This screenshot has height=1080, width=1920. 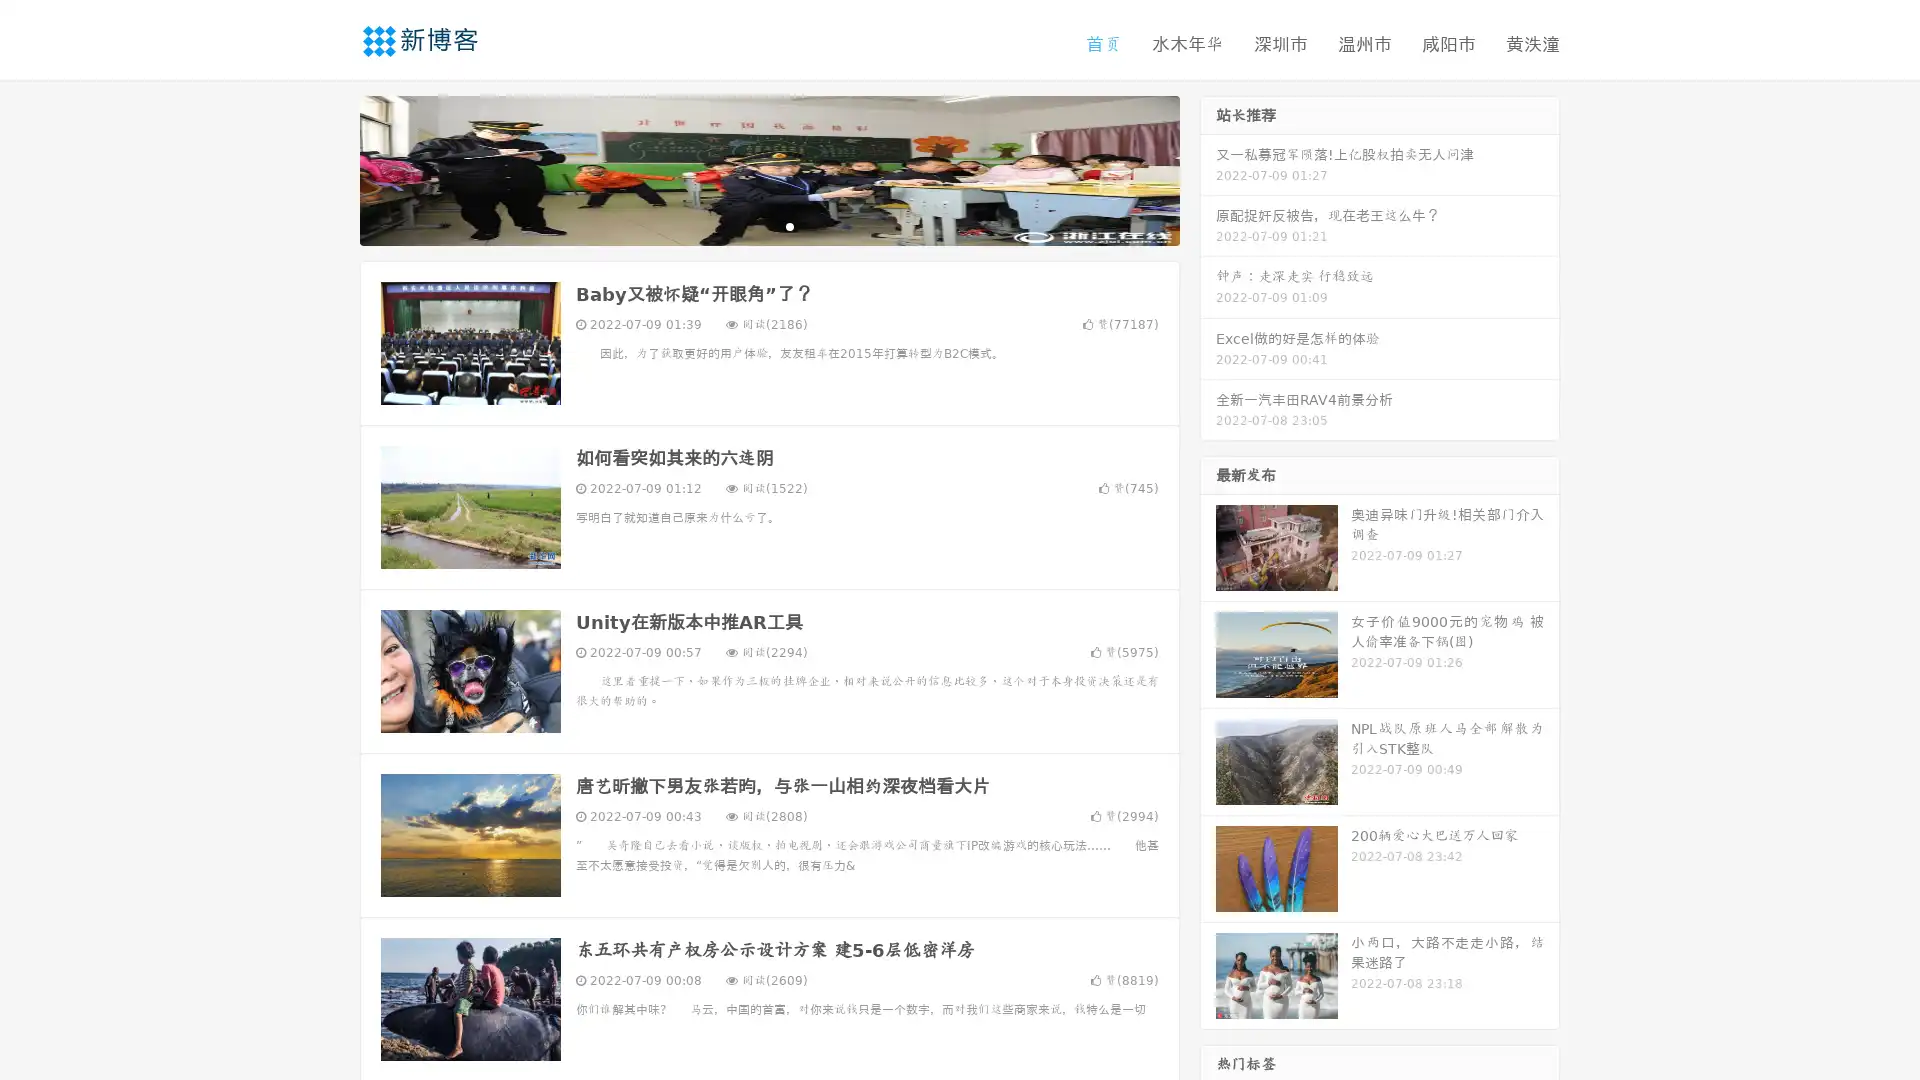 What do you see at coordinates (1208, 168) in the screenshot?
I see `Next slide` at bounding box center [1208, 168].